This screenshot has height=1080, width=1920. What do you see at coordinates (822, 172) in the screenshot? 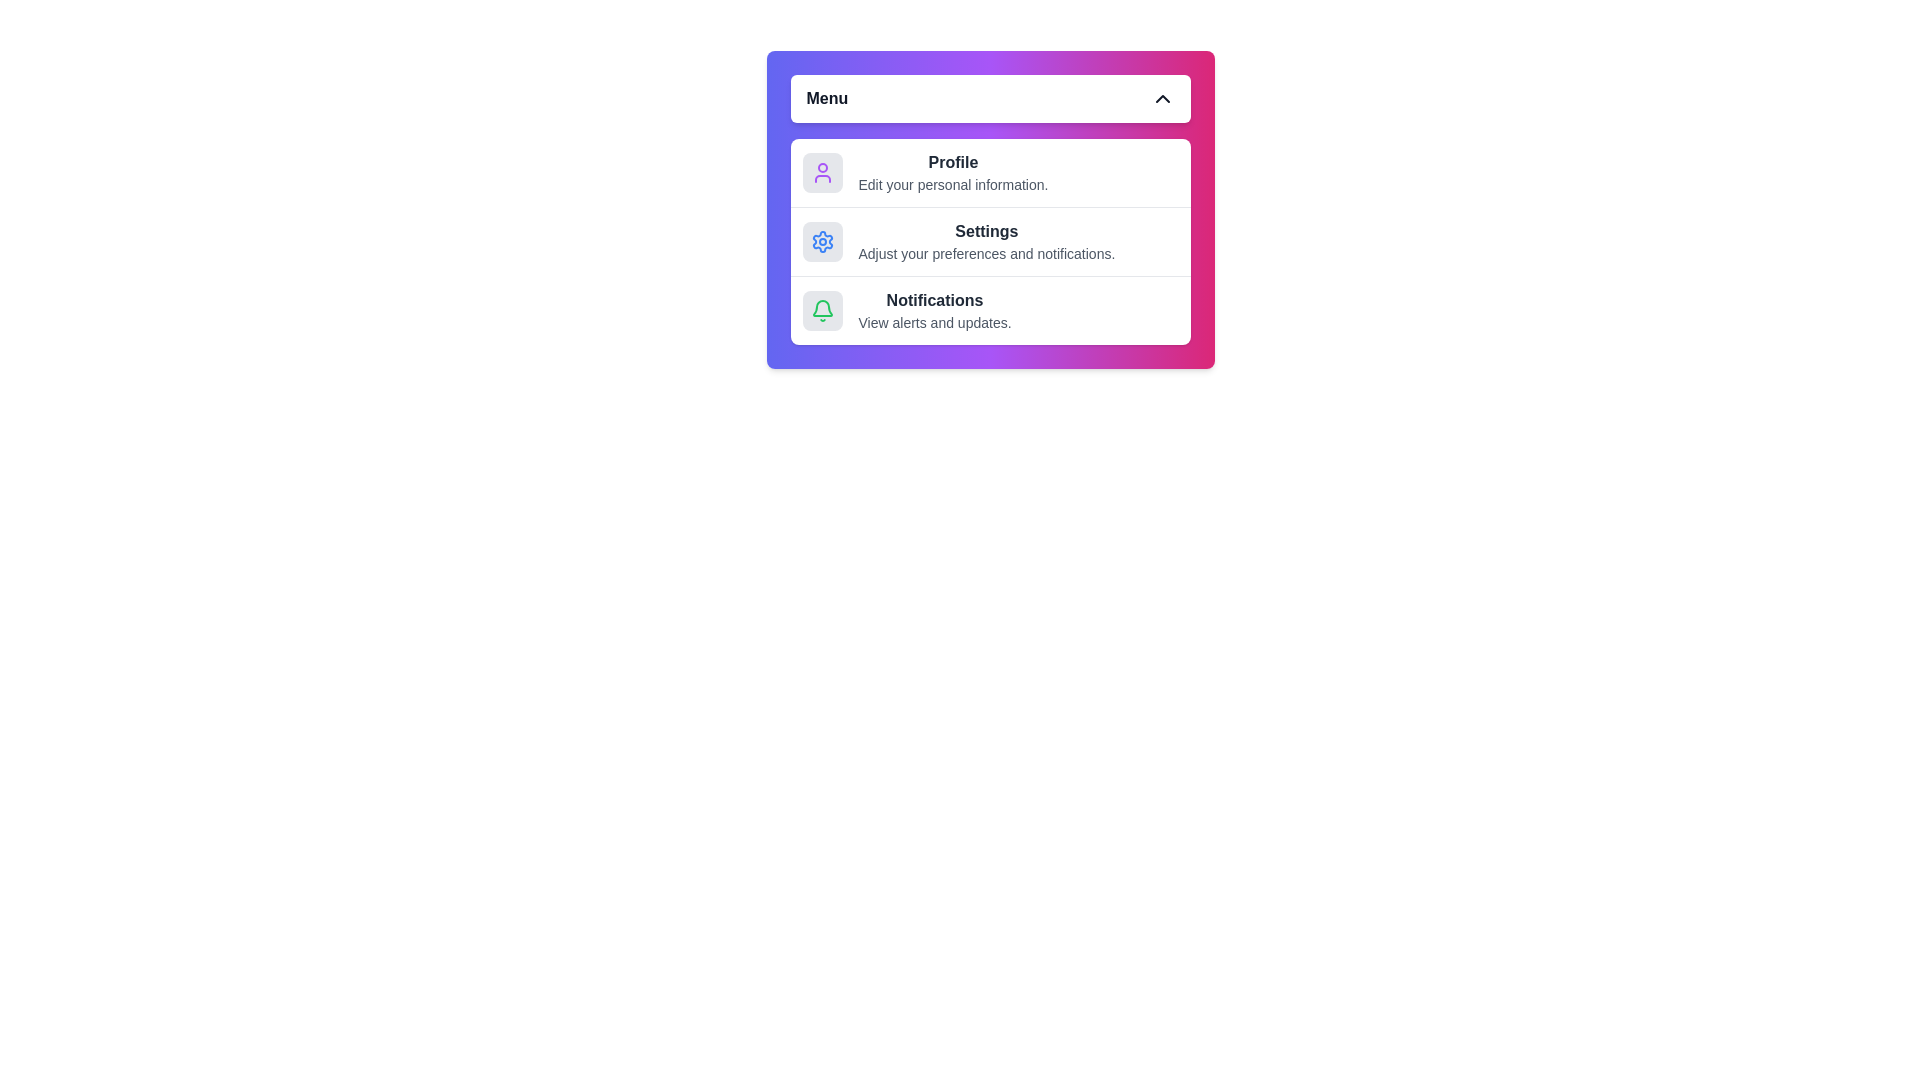
I see `the Profile icon in the menu` at bounding box center [822, 172].